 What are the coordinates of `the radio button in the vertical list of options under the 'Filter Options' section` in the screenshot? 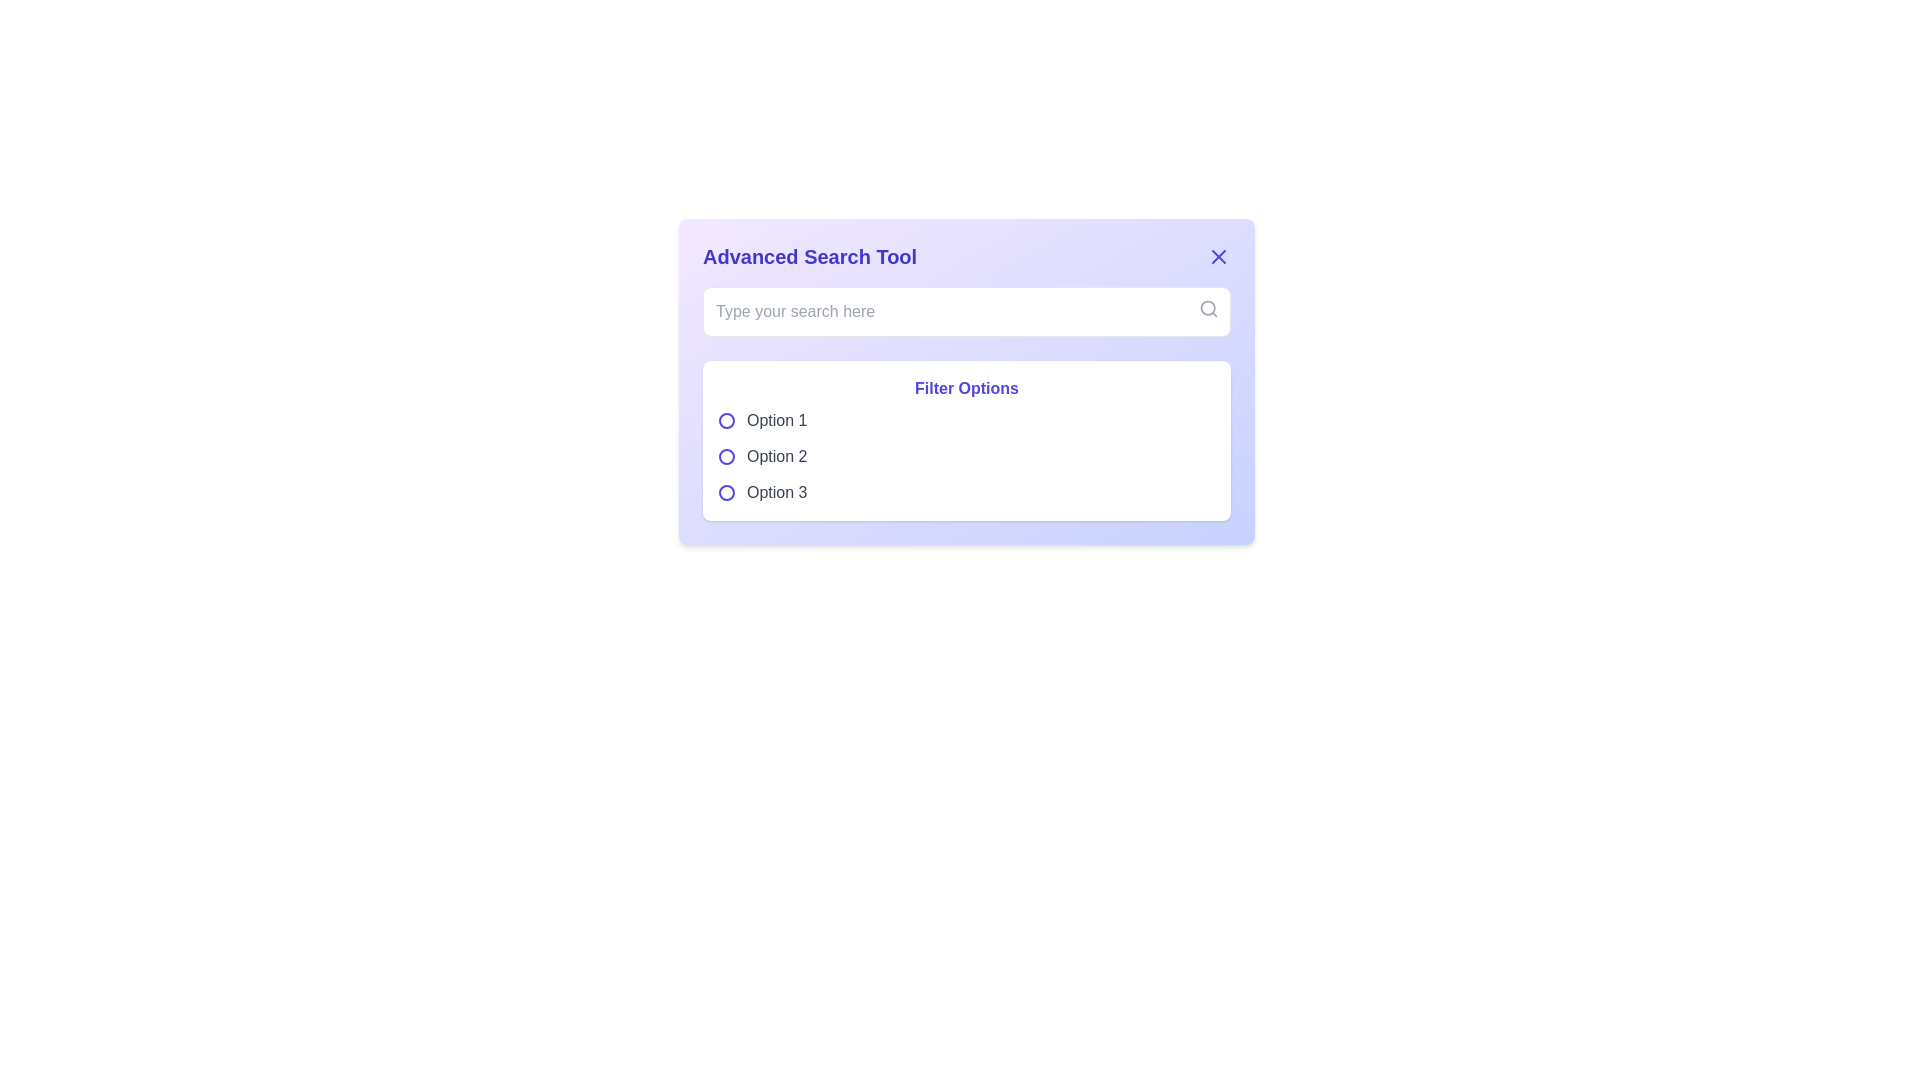 It's located at (966, 456).